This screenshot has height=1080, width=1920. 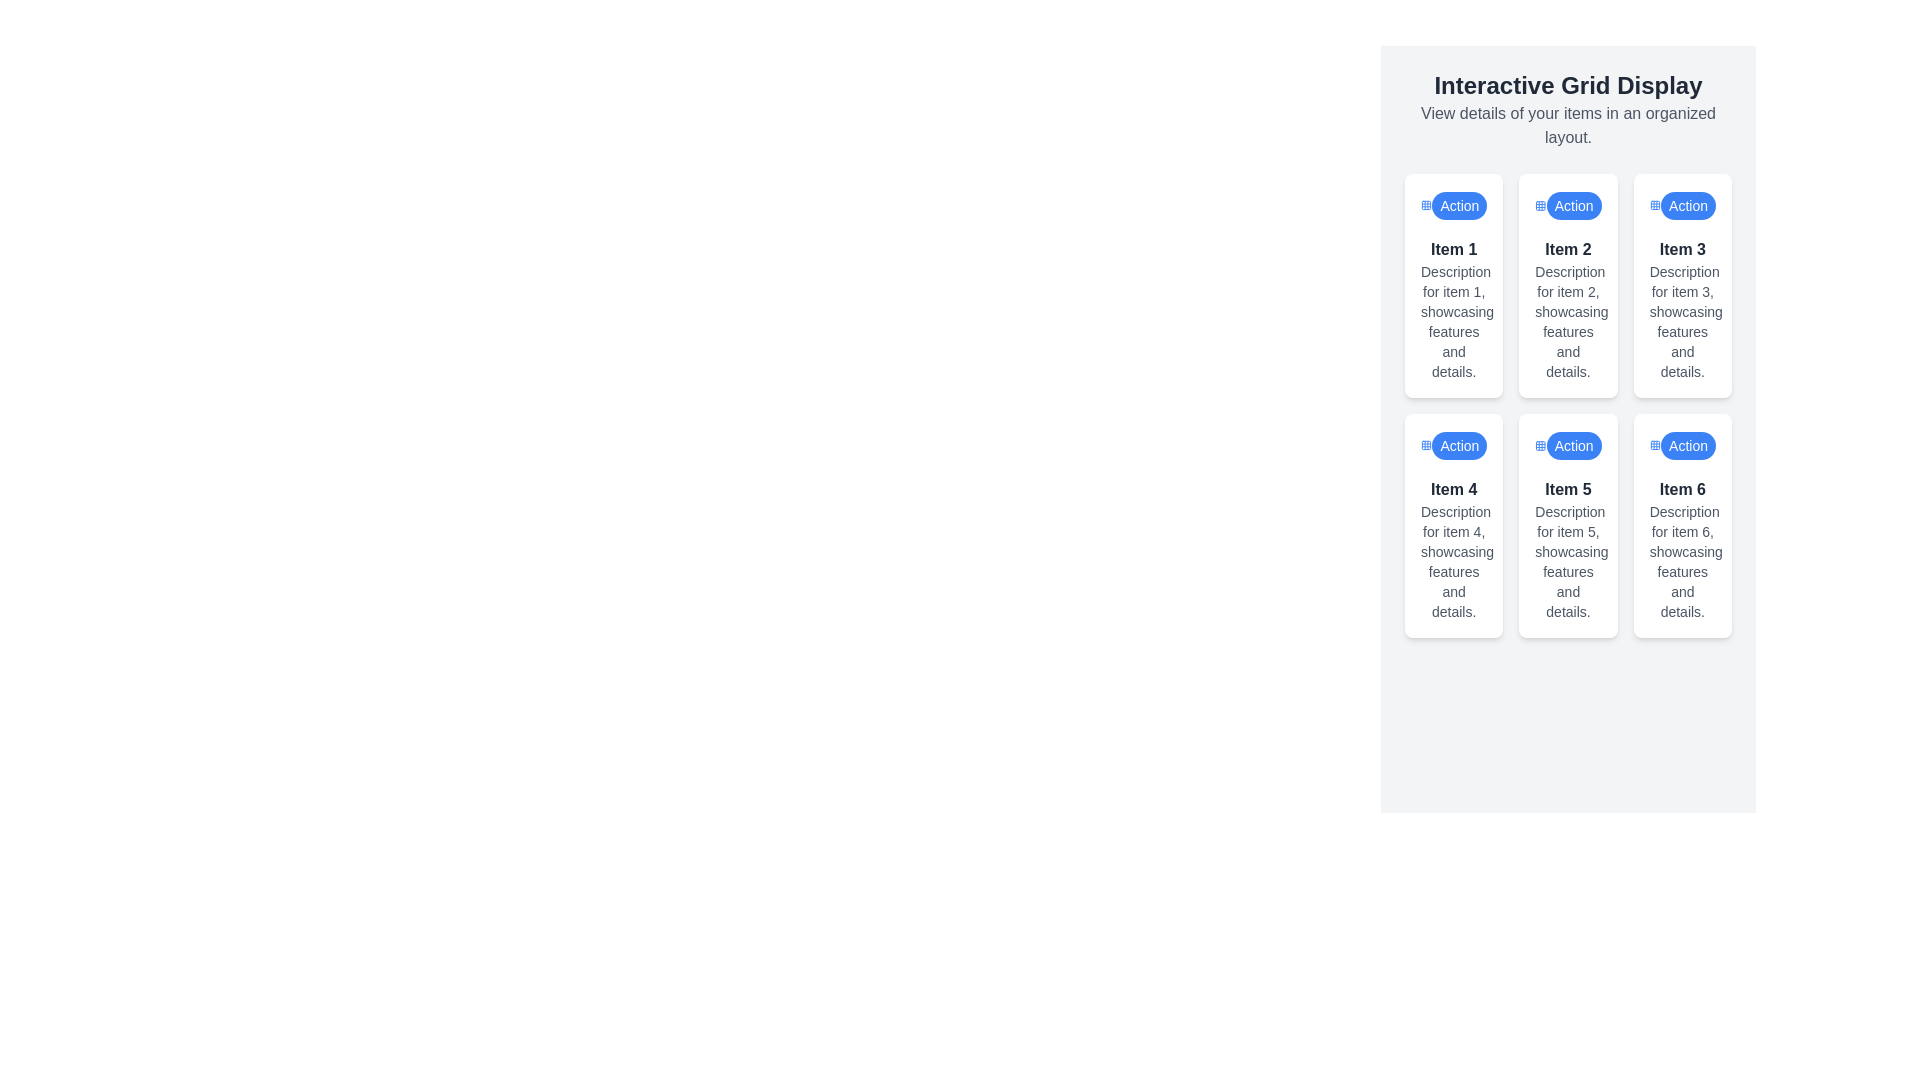 What do you see at coordinates (1681, 562) in the screenshot?
I see `text block displaying 'Description for item 6, showcasing features and details.' located below the title 'Item 6' in the bottom-right corner of the grid layout` at bounding box center [1681, 562].